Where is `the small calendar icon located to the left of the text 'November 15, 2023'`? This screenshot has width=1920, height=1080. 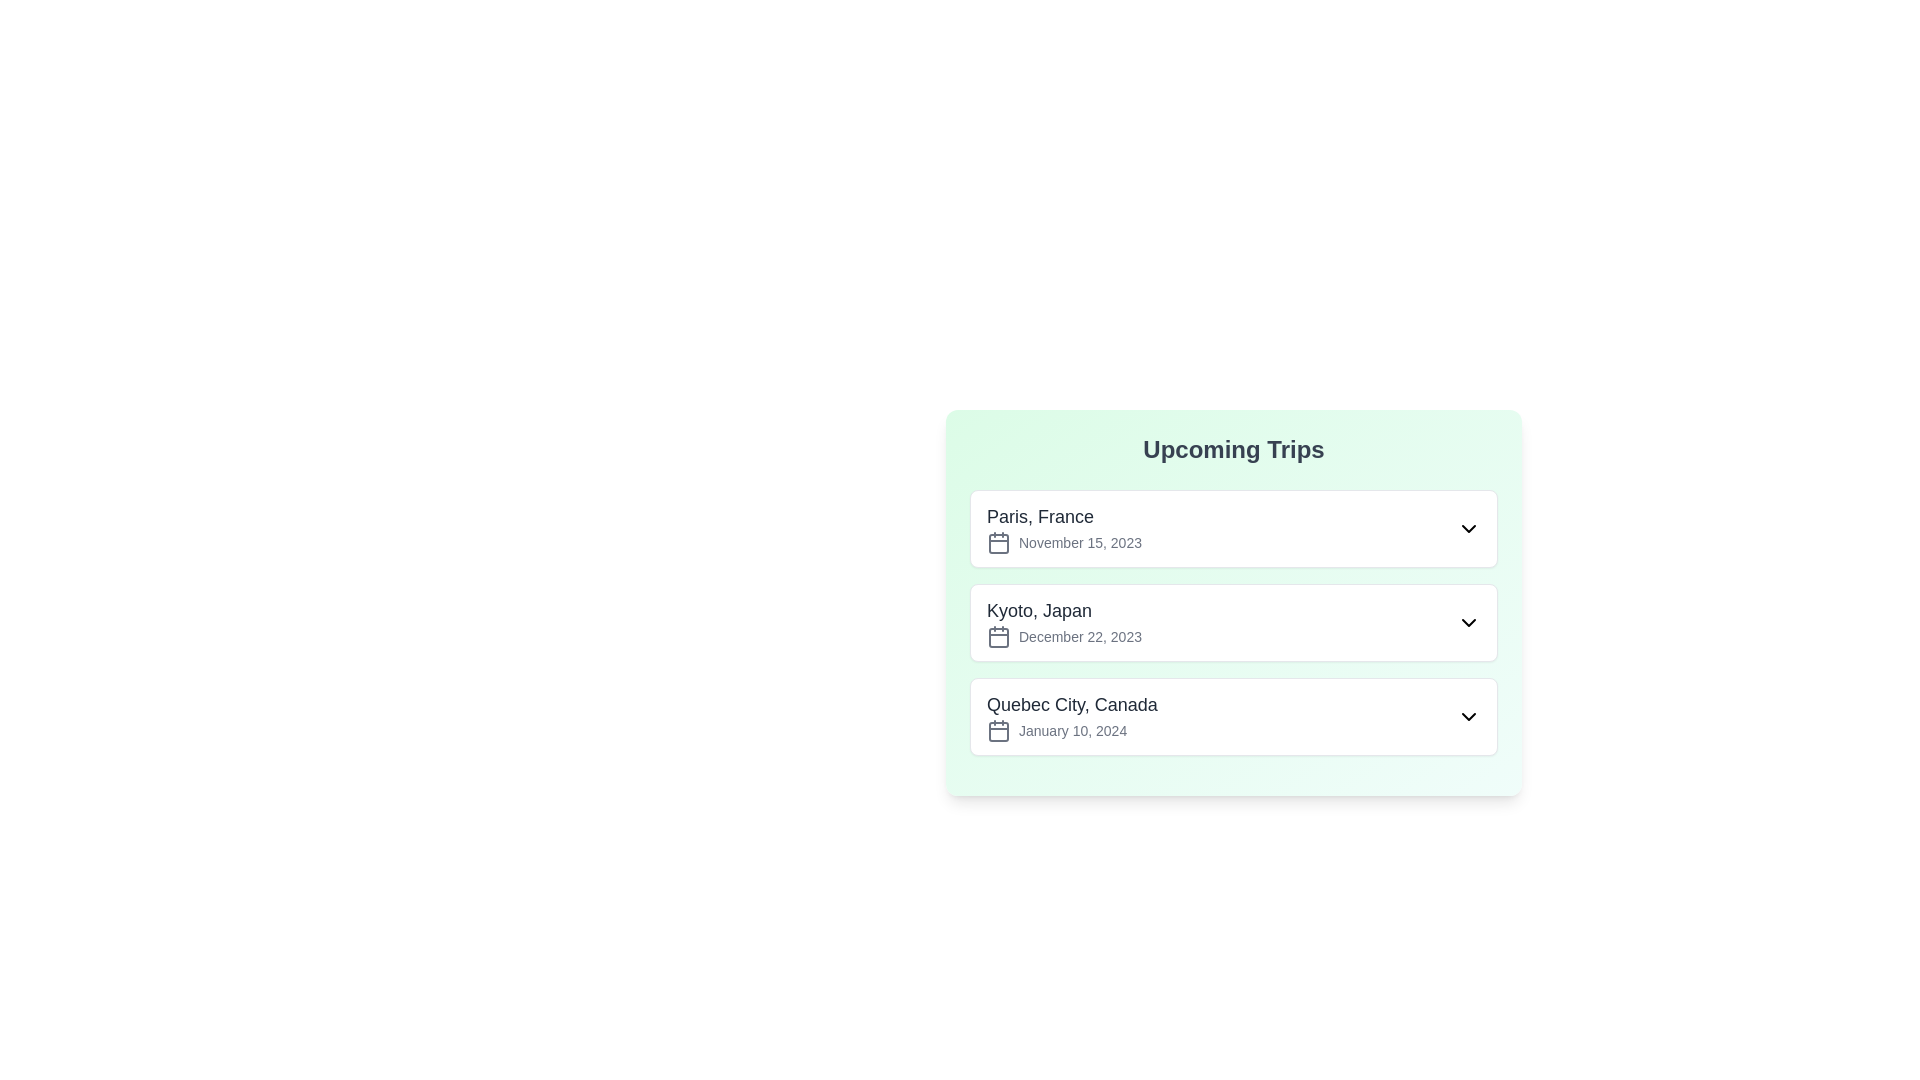 the small calendar icon located to the left of the text 'November 15, 2023' is located at coordinates (998, 543).